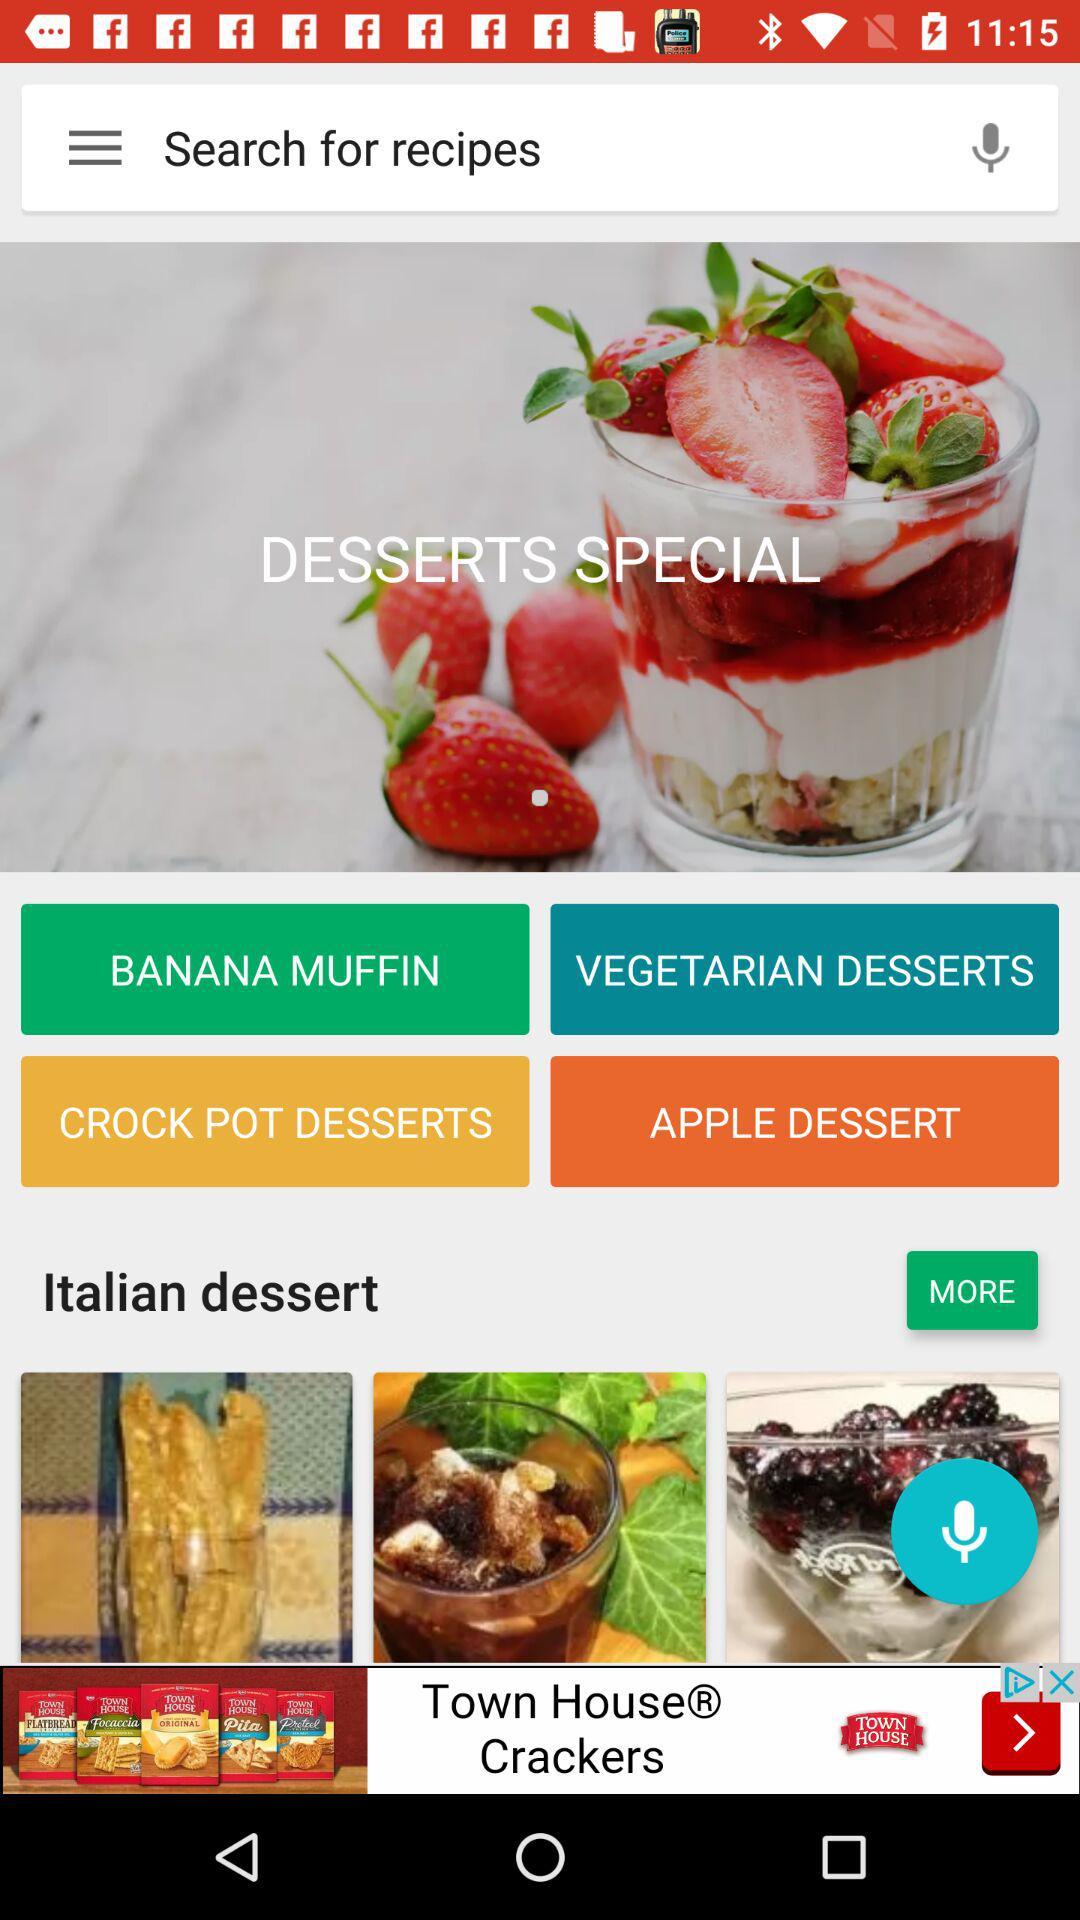 The image size is (1080, 1920). Describe the element at coordinates (540, 557) in the screenshot. I see `desserts` at that location.